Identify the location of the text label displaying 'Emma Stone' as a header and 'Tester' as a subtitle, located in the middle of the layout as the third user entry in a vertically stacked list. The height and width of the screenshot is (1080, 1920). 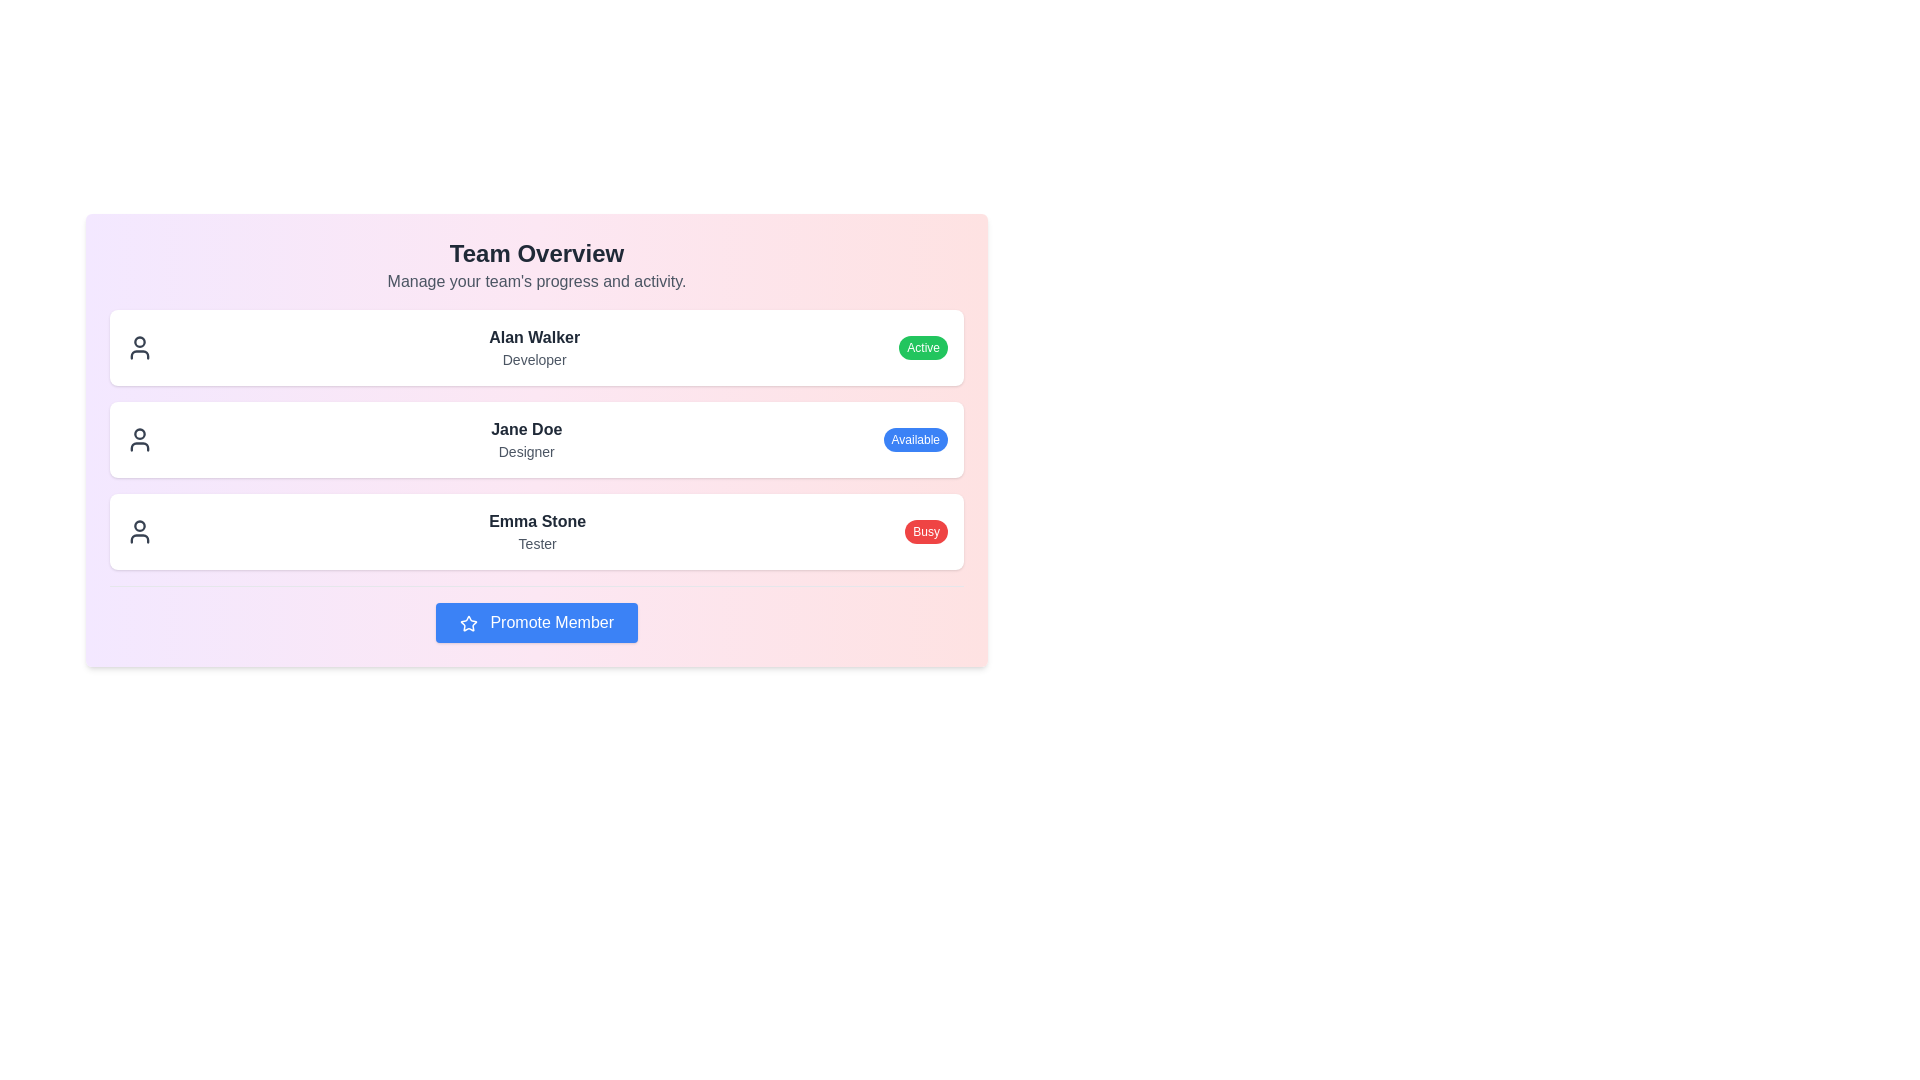
(537, 531).